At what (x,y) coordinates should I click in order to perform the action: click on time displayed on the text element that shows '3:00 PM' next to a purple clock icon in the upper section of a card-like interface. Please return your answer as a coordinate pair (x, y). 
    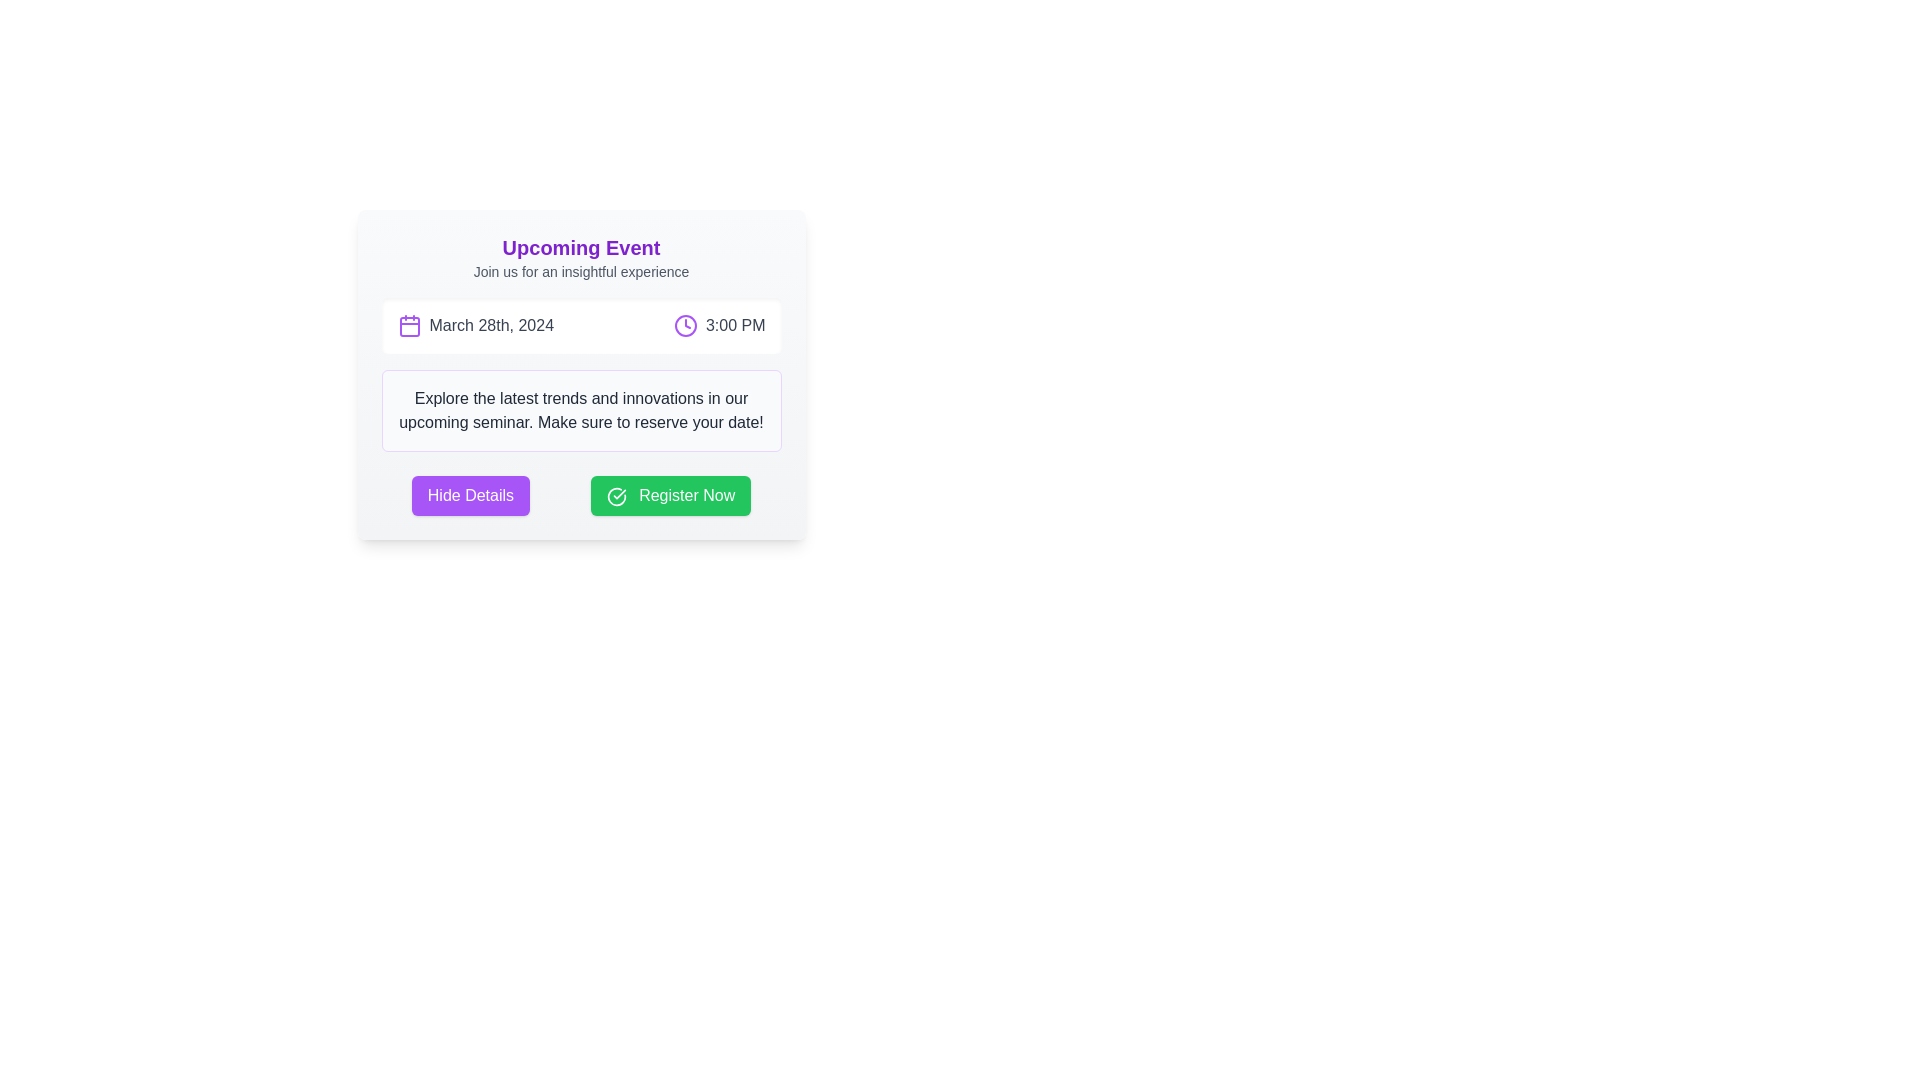
    Looking at the image, I should click on (719, 325).